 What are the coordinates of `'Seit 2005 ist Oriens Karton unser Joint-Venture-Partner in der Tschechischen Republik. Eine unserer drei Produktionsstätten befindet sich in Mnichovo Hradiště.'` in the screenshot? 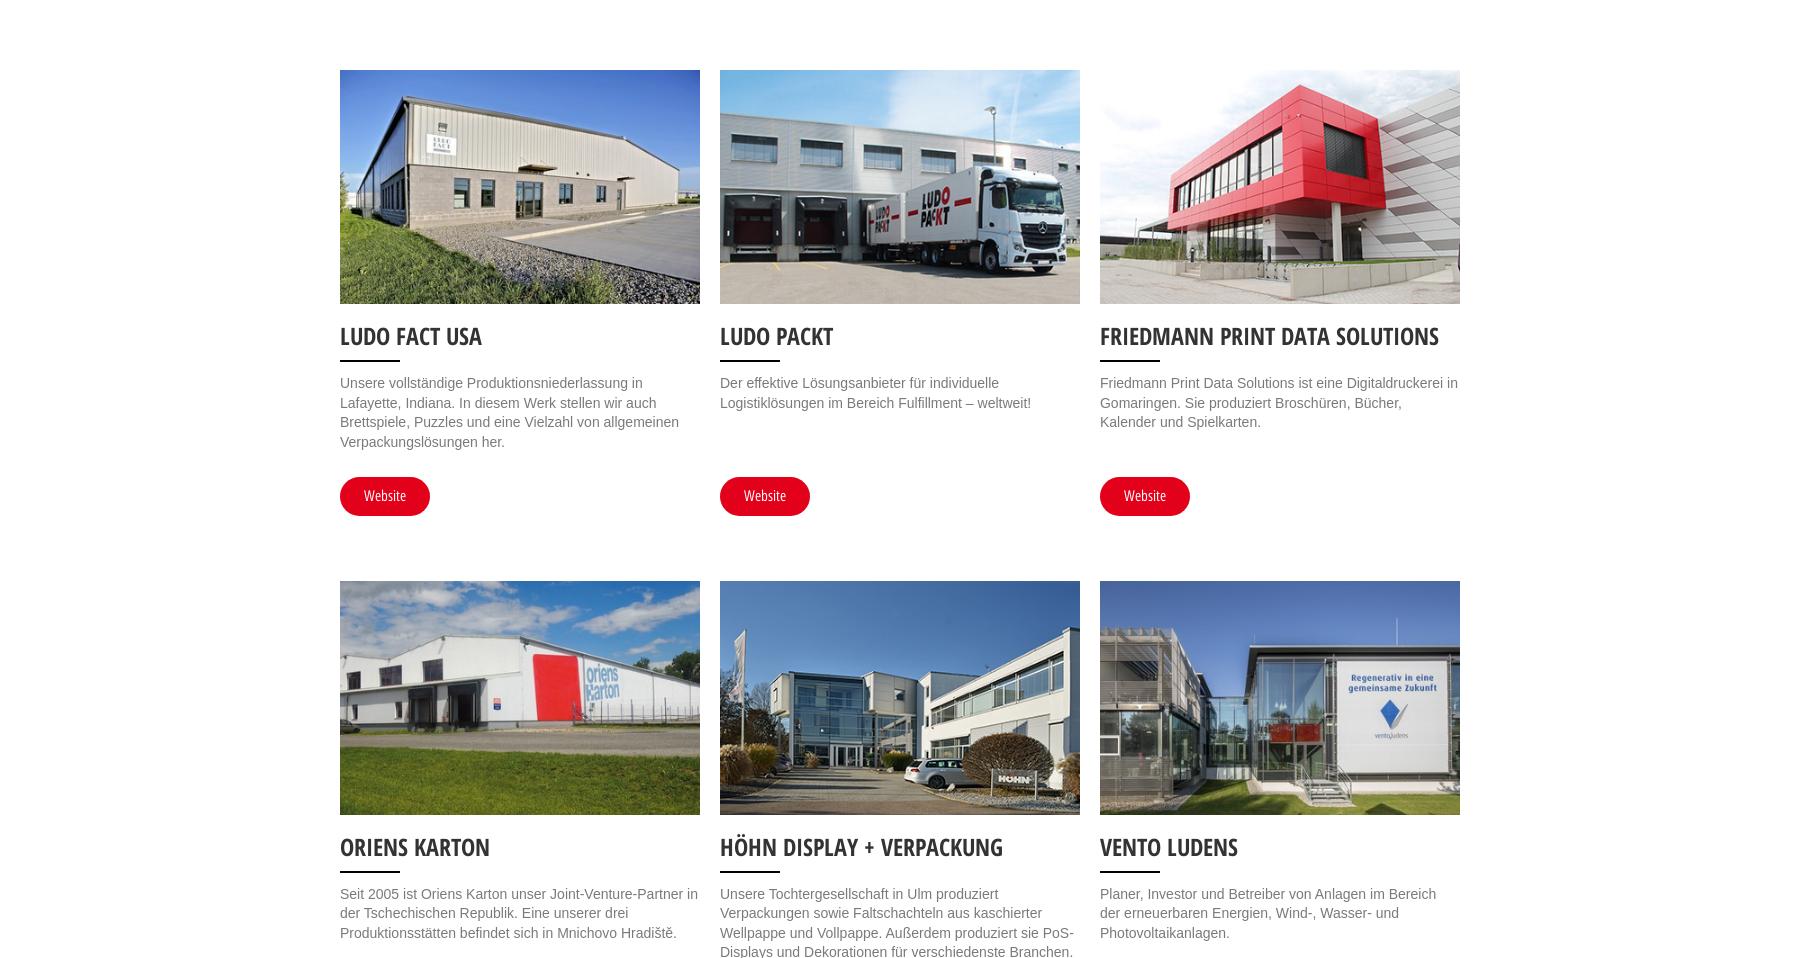 It's located at (517, 912).